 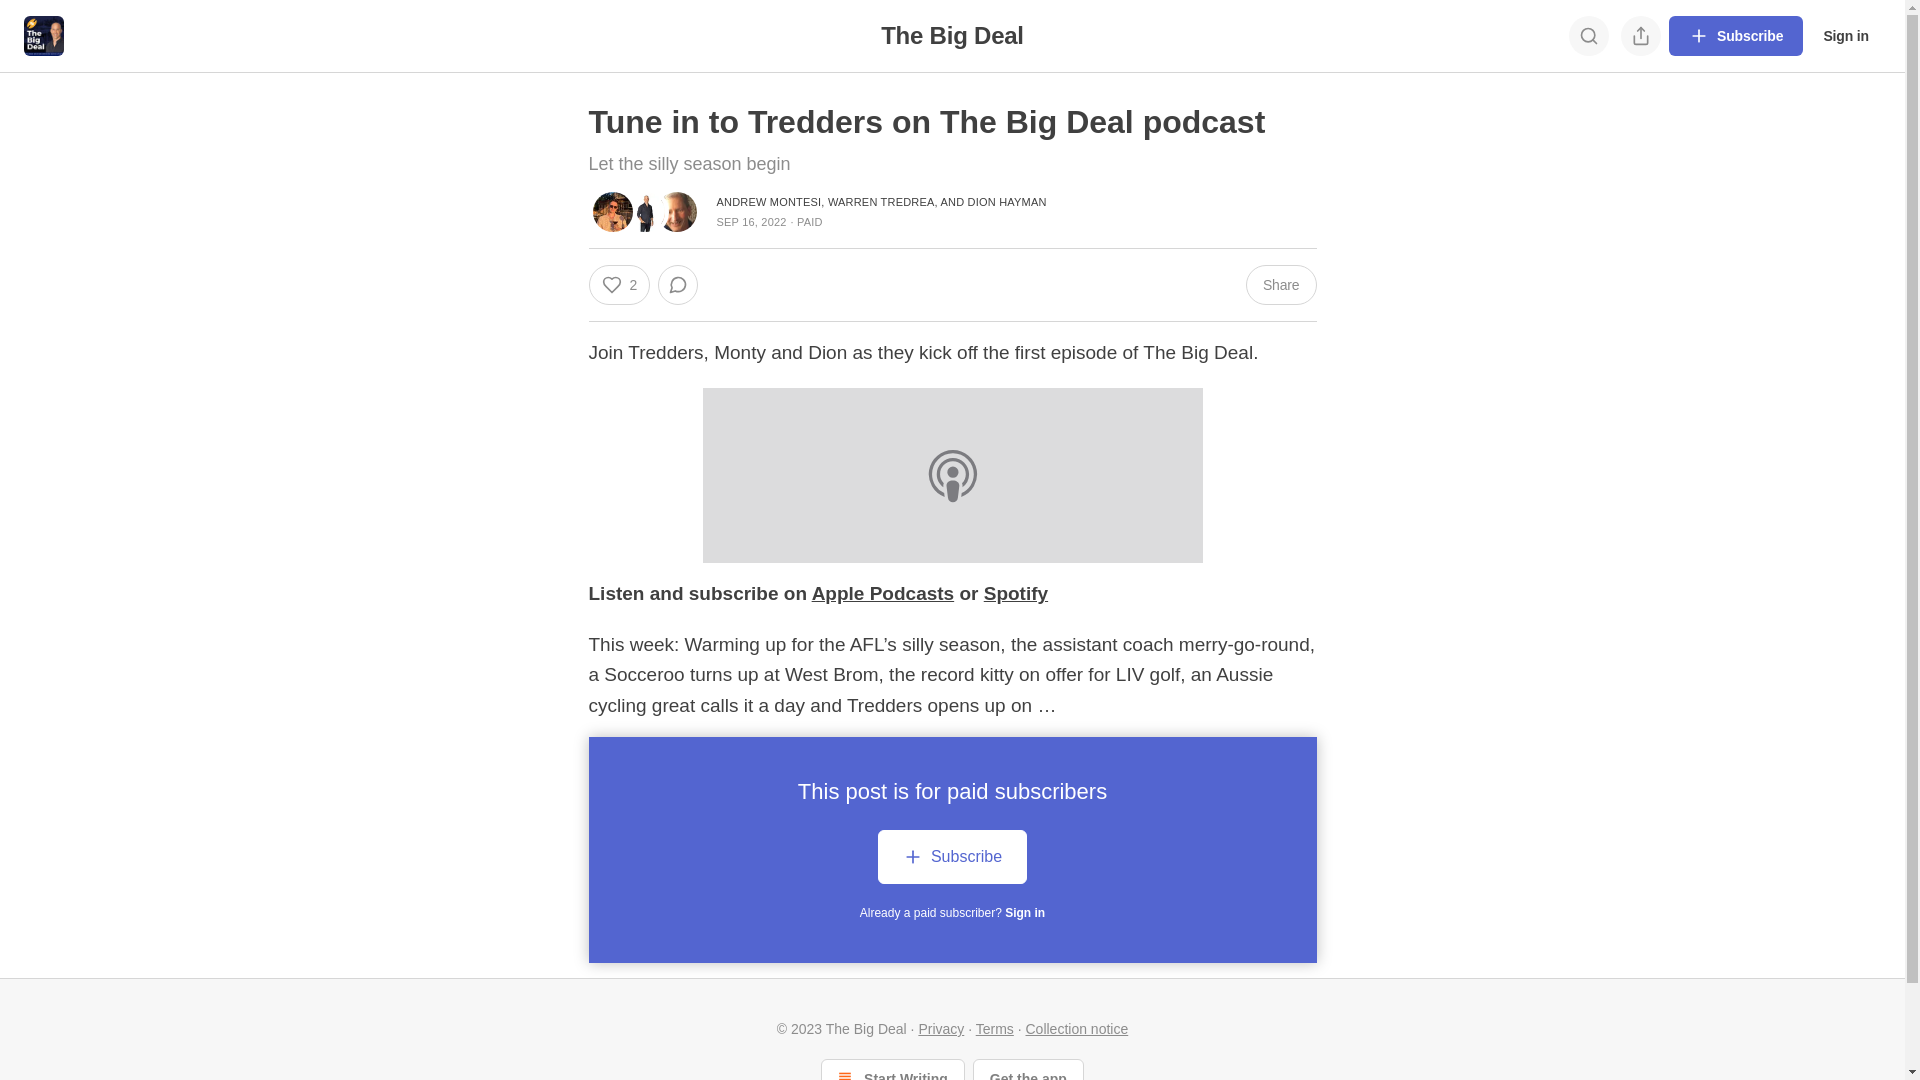 What do you see at coordinates (1007, 201) in the screenshot?
I see `'DION HAYMAN'` at bounding box center [1007, 201].